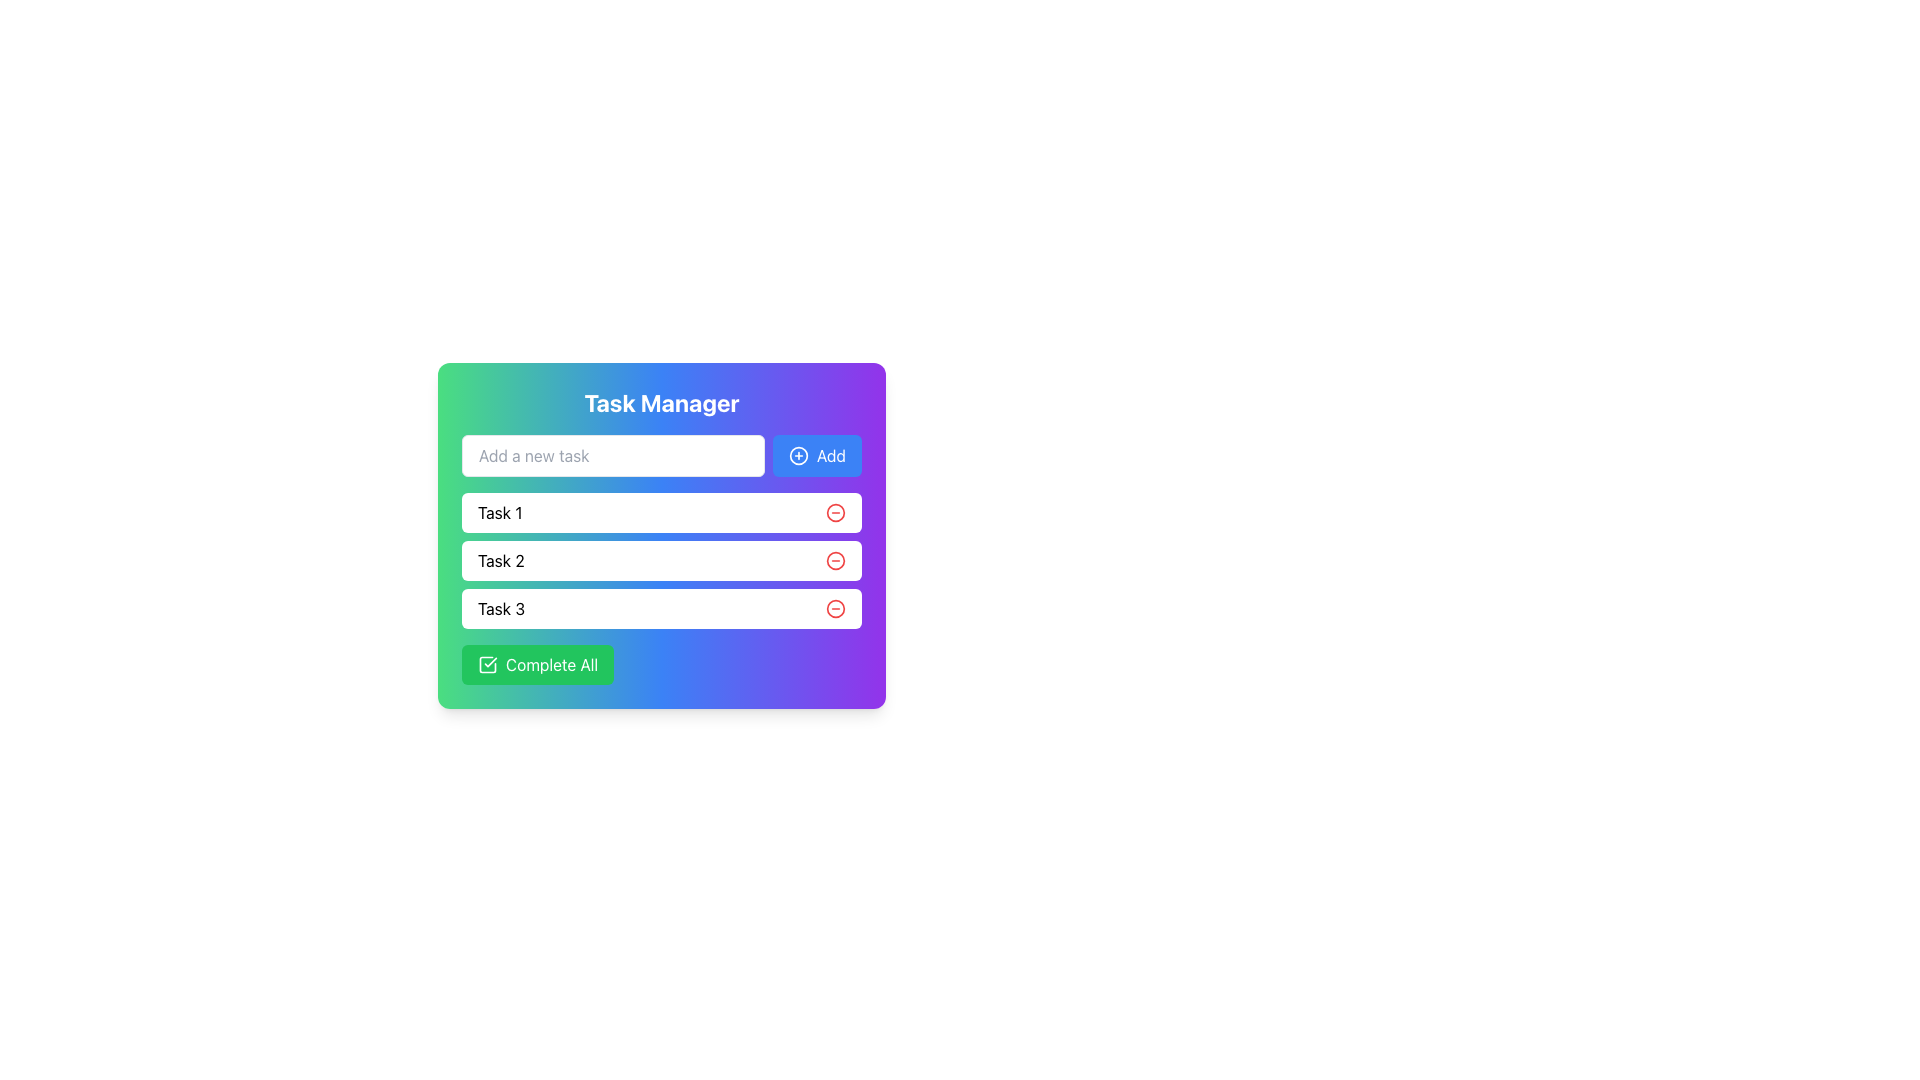 The image size is (1920, 1080). What do you see at coordinates (538, 664) in the screenshot?
I see `the rectangular button labeled 'Complete All' with a green background and white text` at bounding box center [538, 664].